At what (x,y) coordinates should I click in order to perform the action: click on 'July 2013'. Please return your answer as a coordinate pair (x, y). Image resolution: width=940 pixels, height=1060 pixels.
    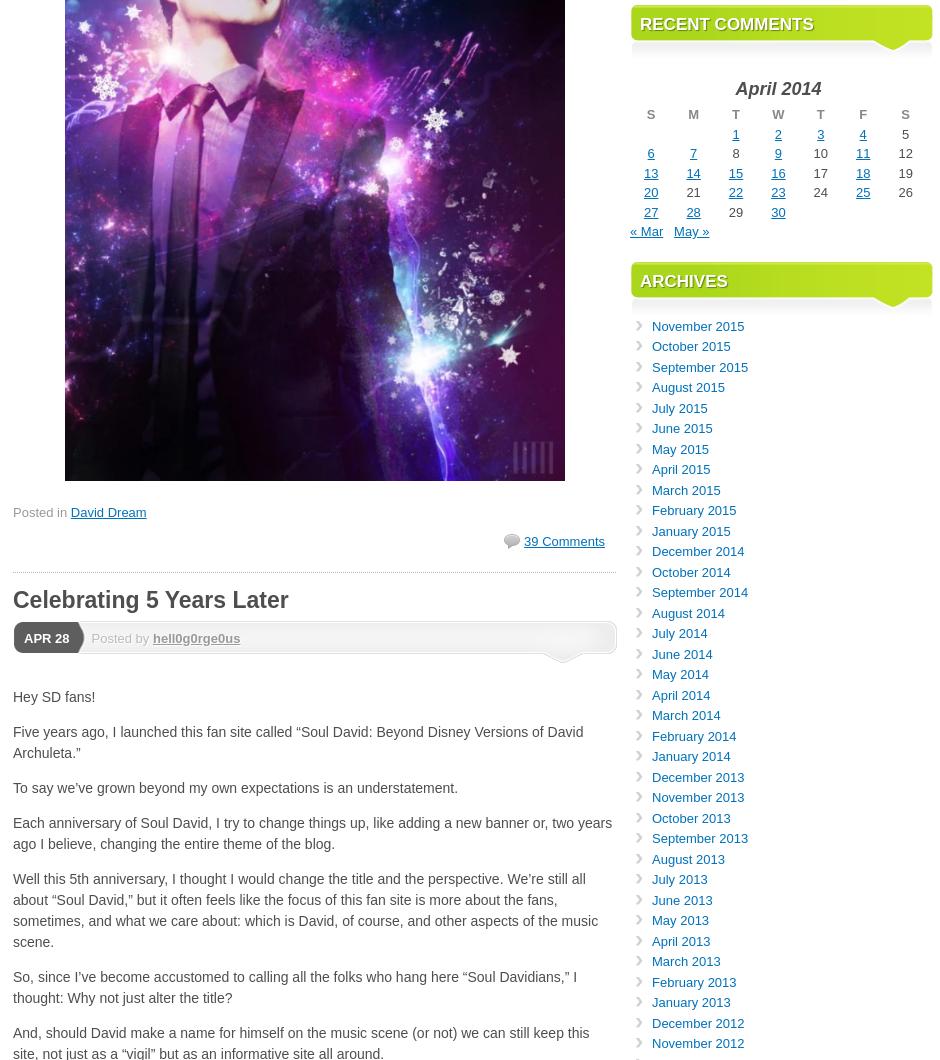
    Looking at the image, I should click on (678, 879).